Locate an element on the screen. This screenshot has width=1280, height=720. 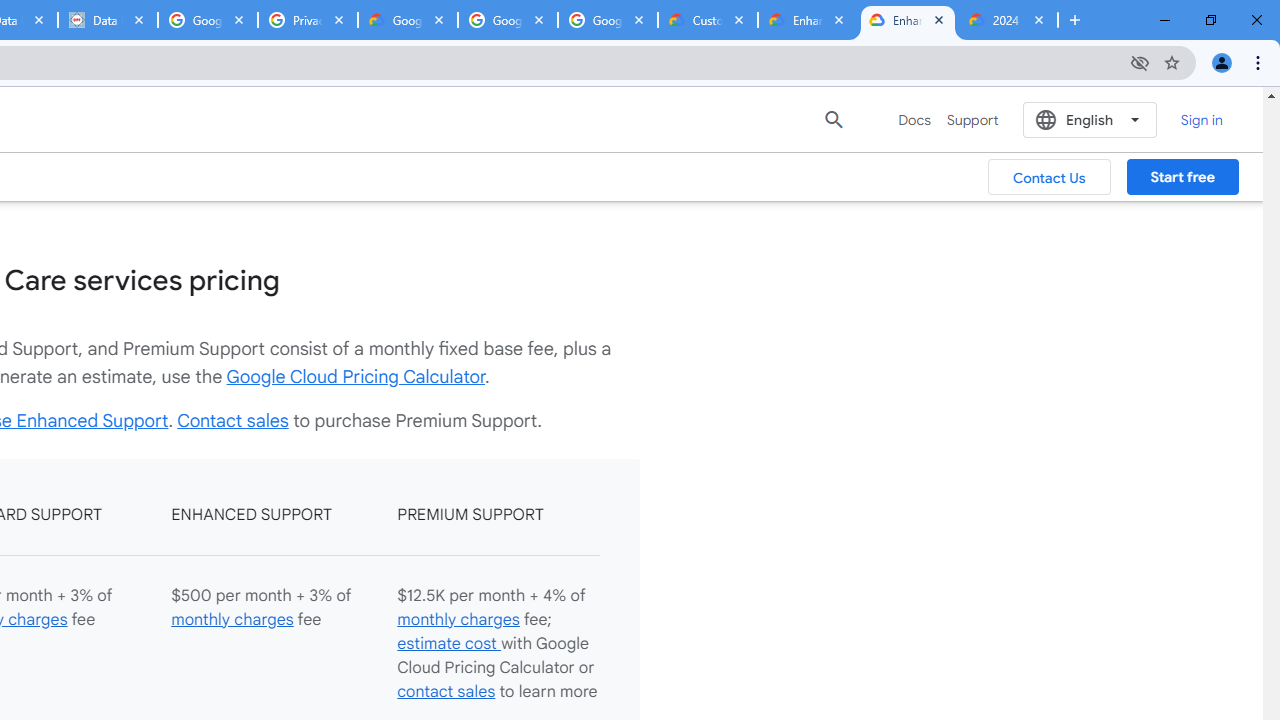
'Data Privacy Framework' is located at coordinates (106, 20).